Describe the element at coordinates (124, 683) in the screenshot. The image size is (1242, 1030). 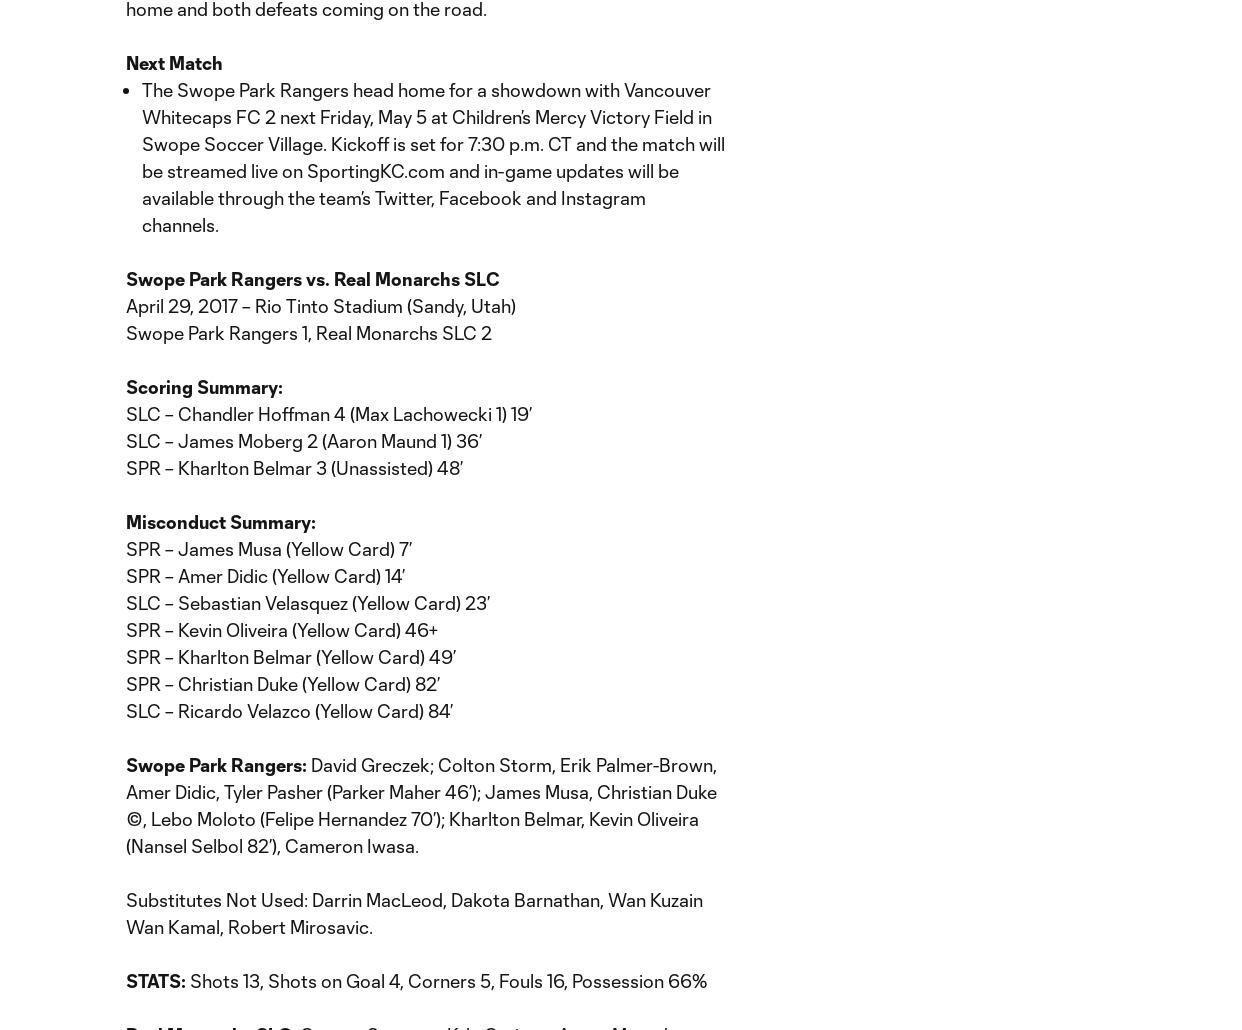
I see `'SPR – Christian Duke (Yellow Card) 82’'` at that location.